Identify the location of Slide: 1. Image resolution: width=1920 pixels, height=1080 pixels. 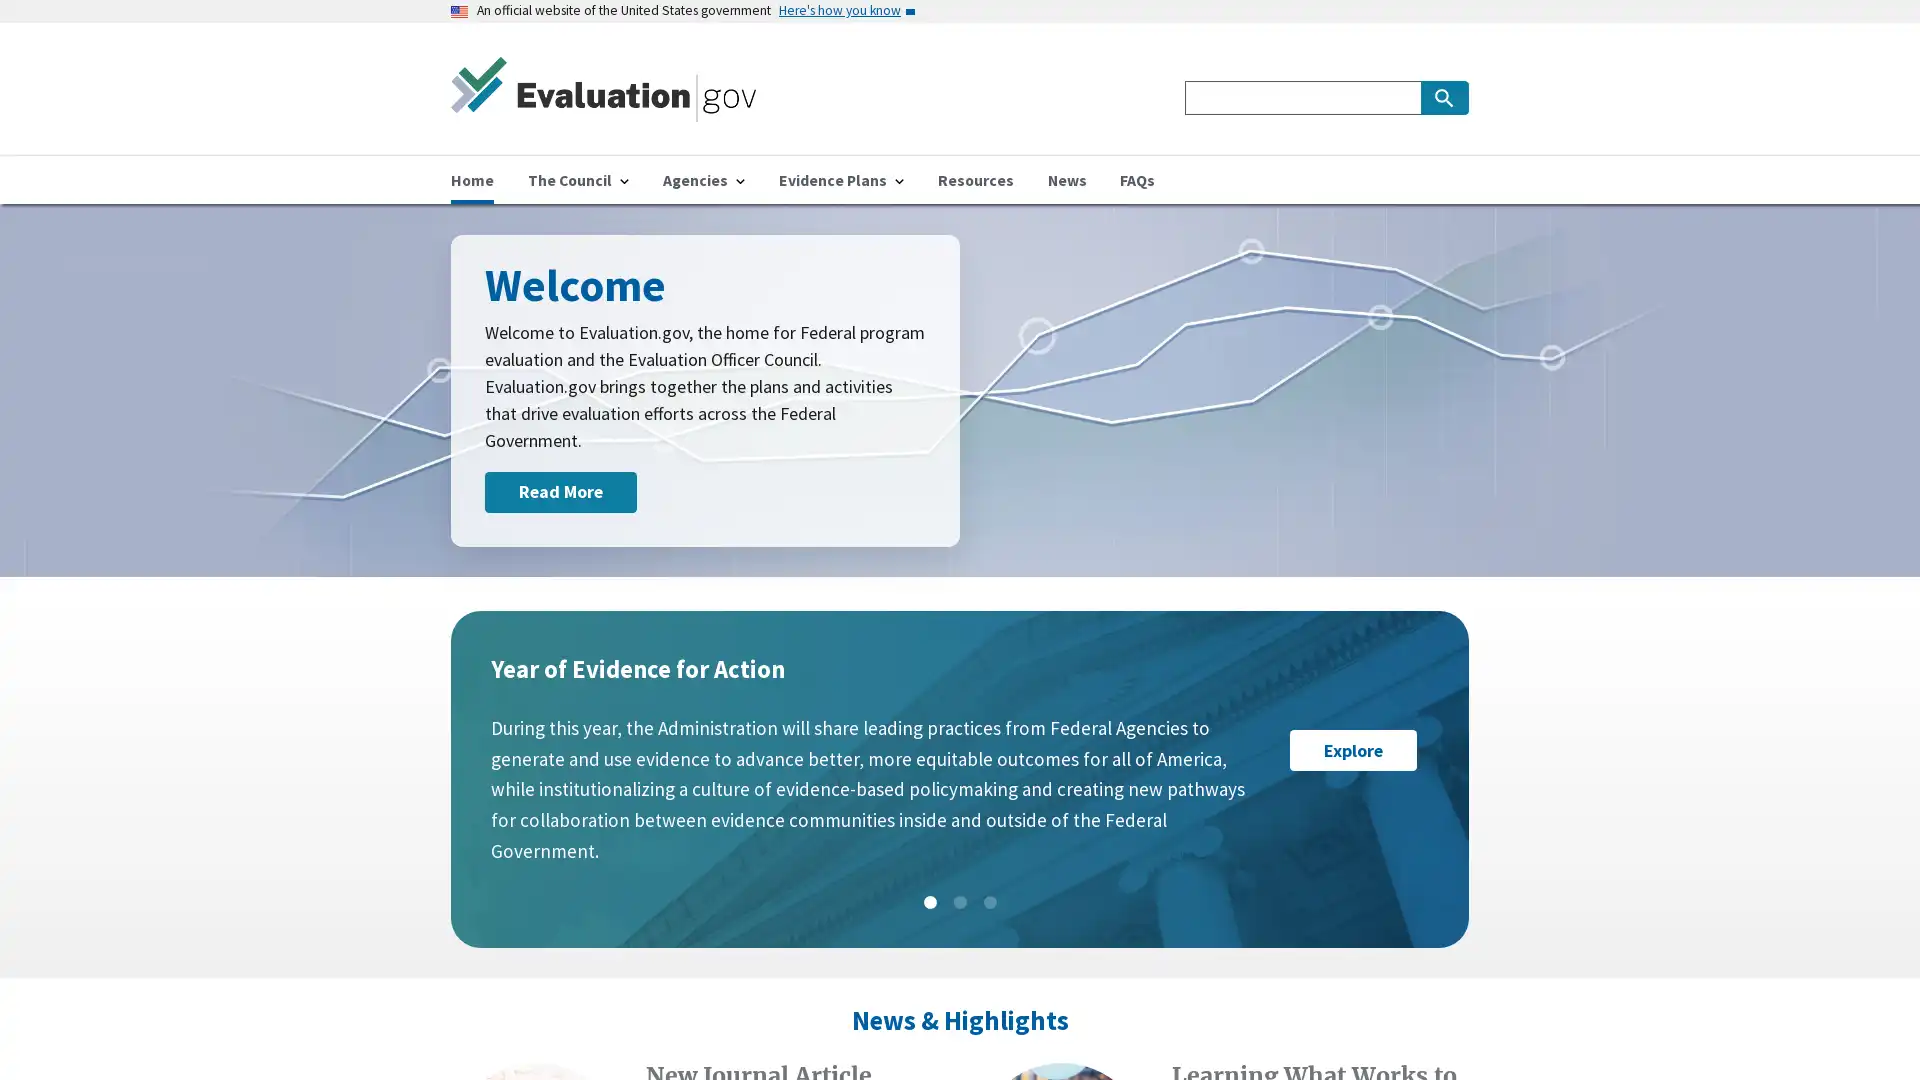
(929, 902).